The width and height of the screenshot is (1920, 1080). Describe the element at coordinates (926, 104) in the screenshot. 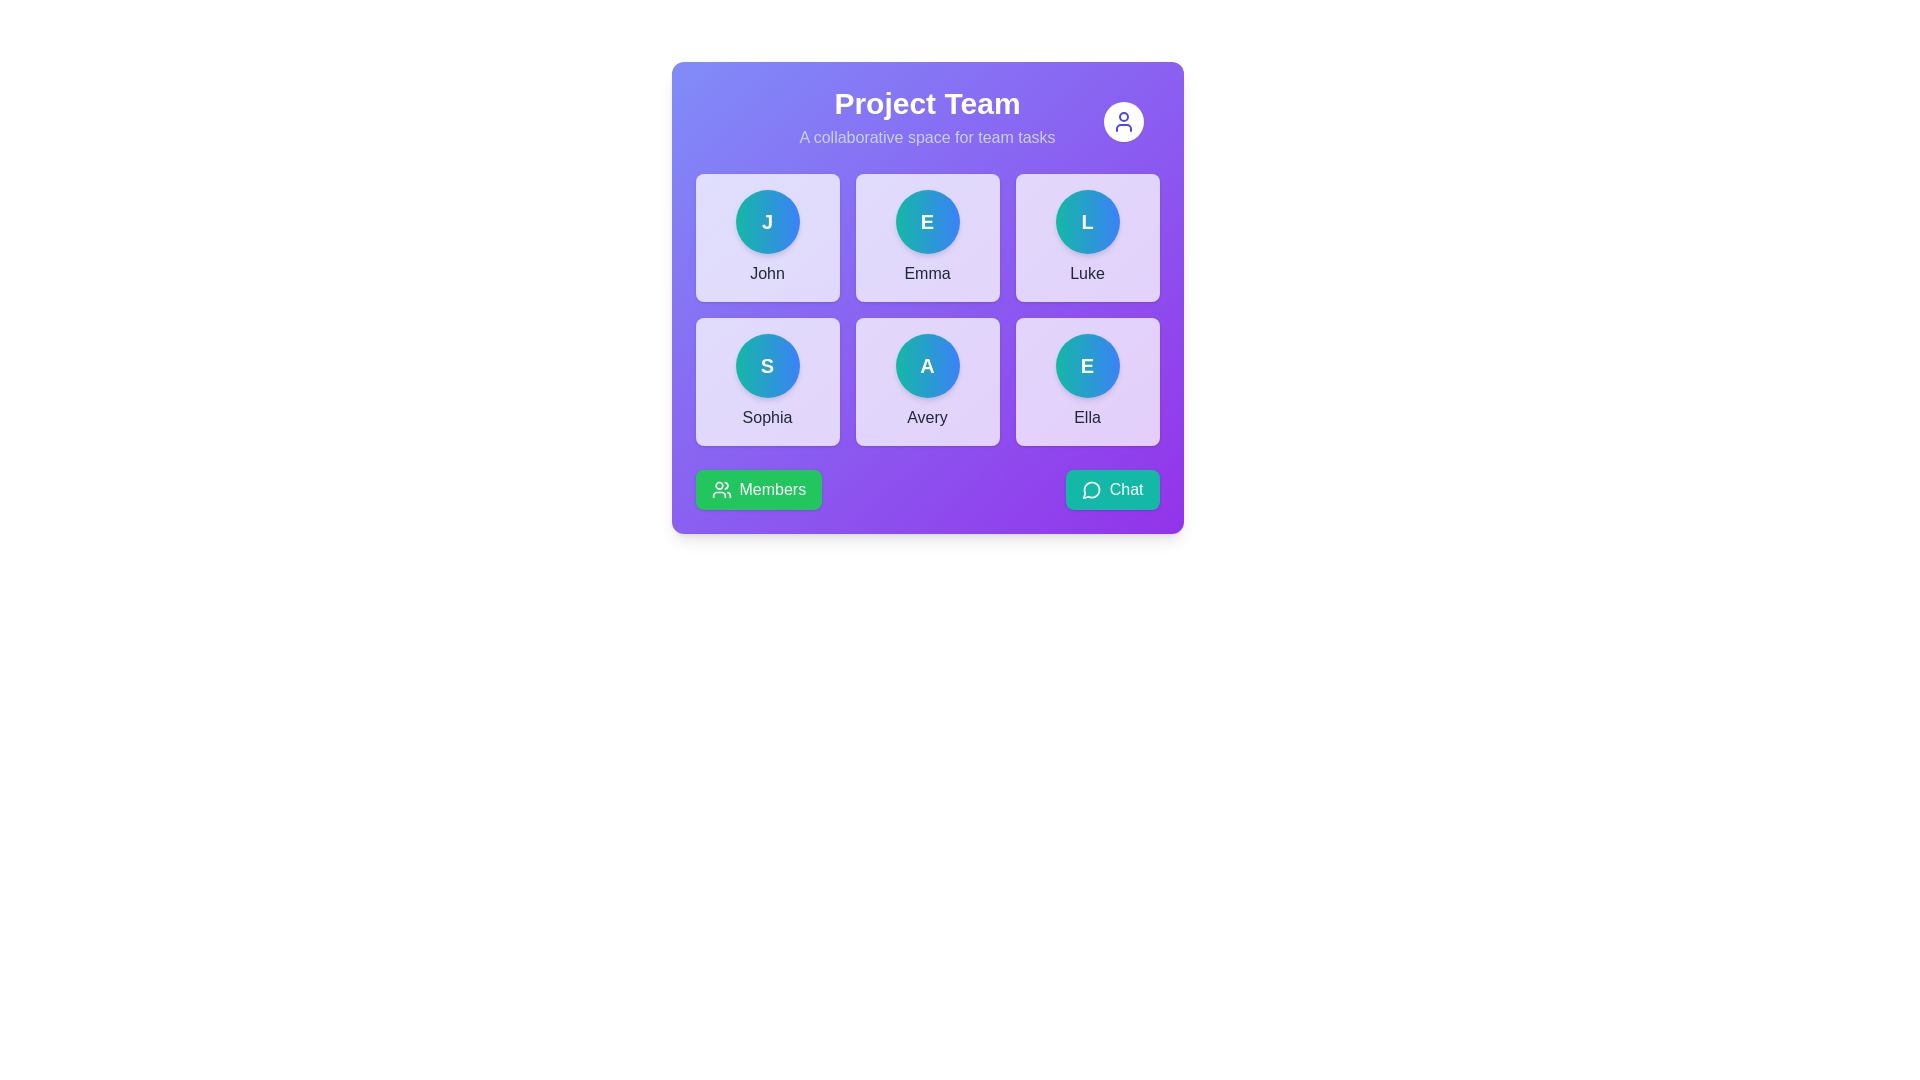

I see `the prominent bold title 'Project Team', which is styled in a large white font against a gradient purple background at the top of the header area` at that location.